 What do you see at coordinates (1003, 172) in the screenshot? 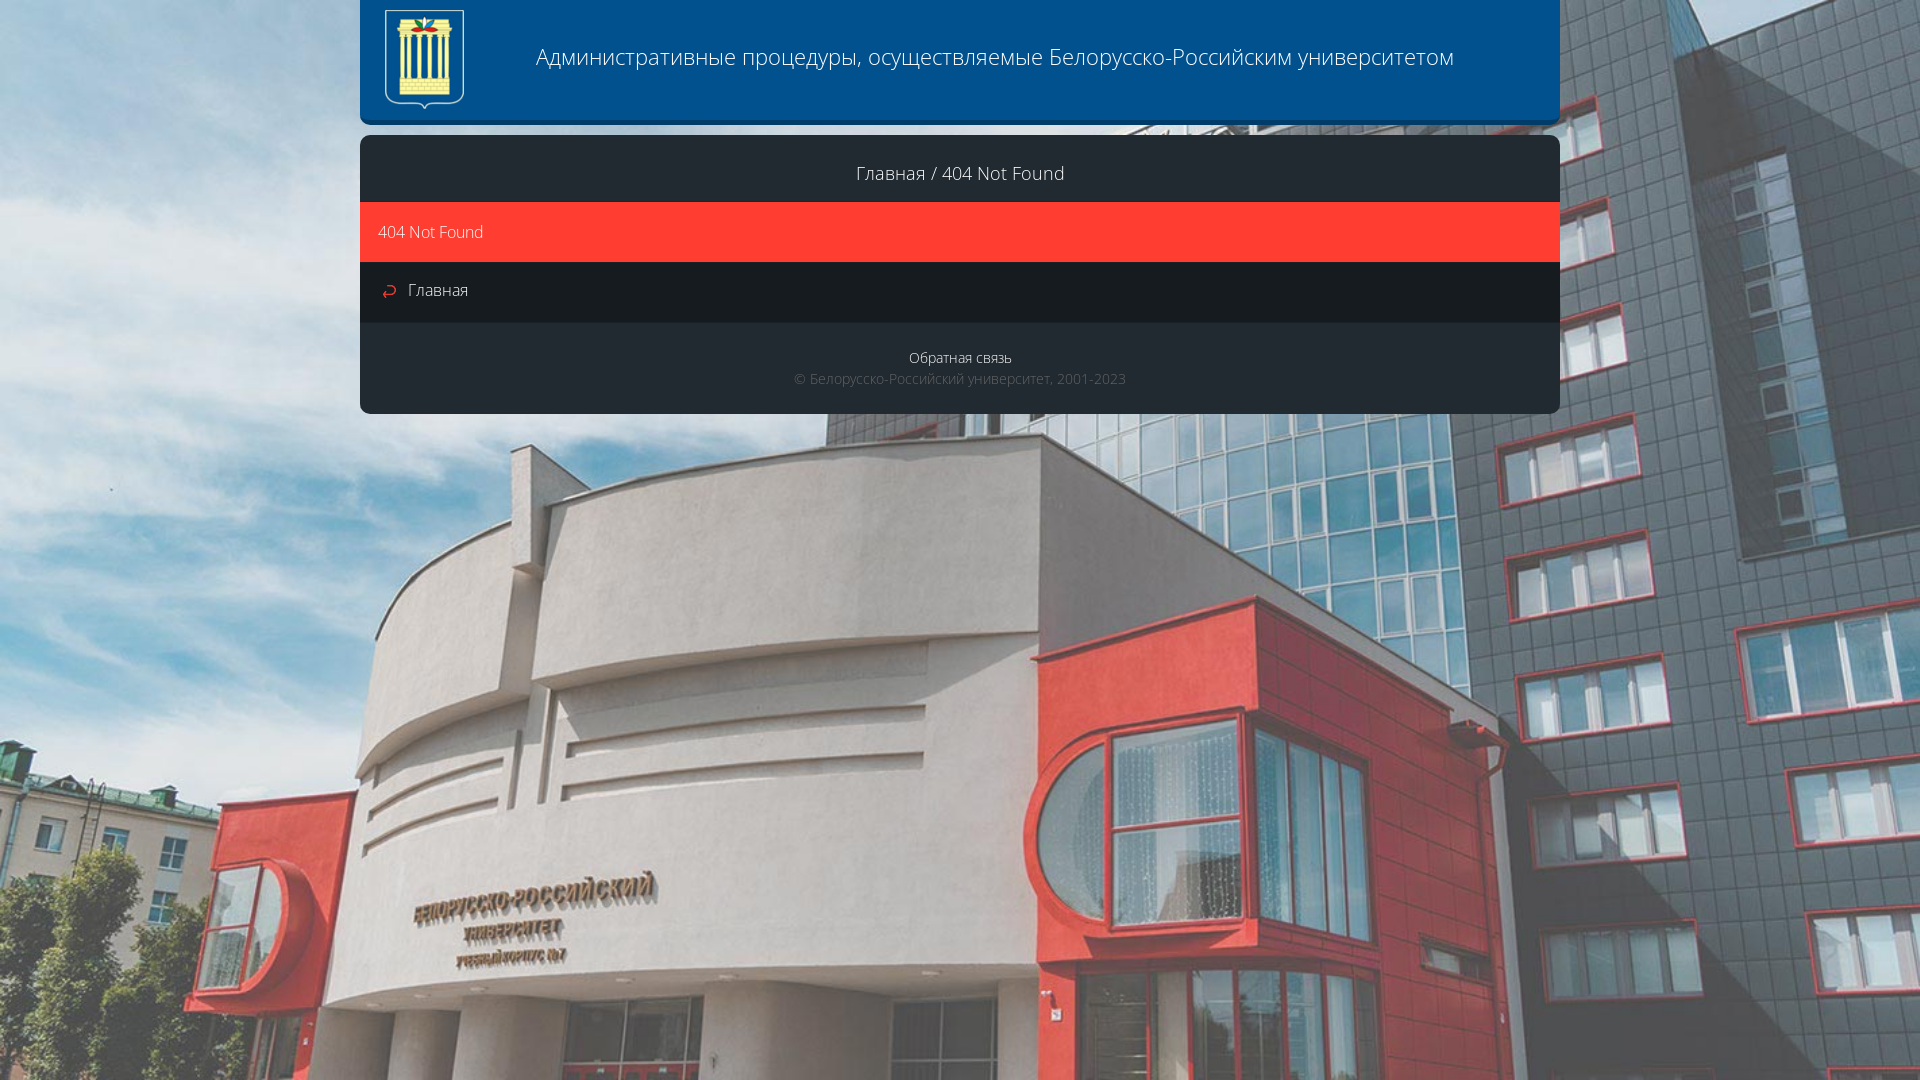
I see `'404 Not Found'` at bounding box center [1003, 172].